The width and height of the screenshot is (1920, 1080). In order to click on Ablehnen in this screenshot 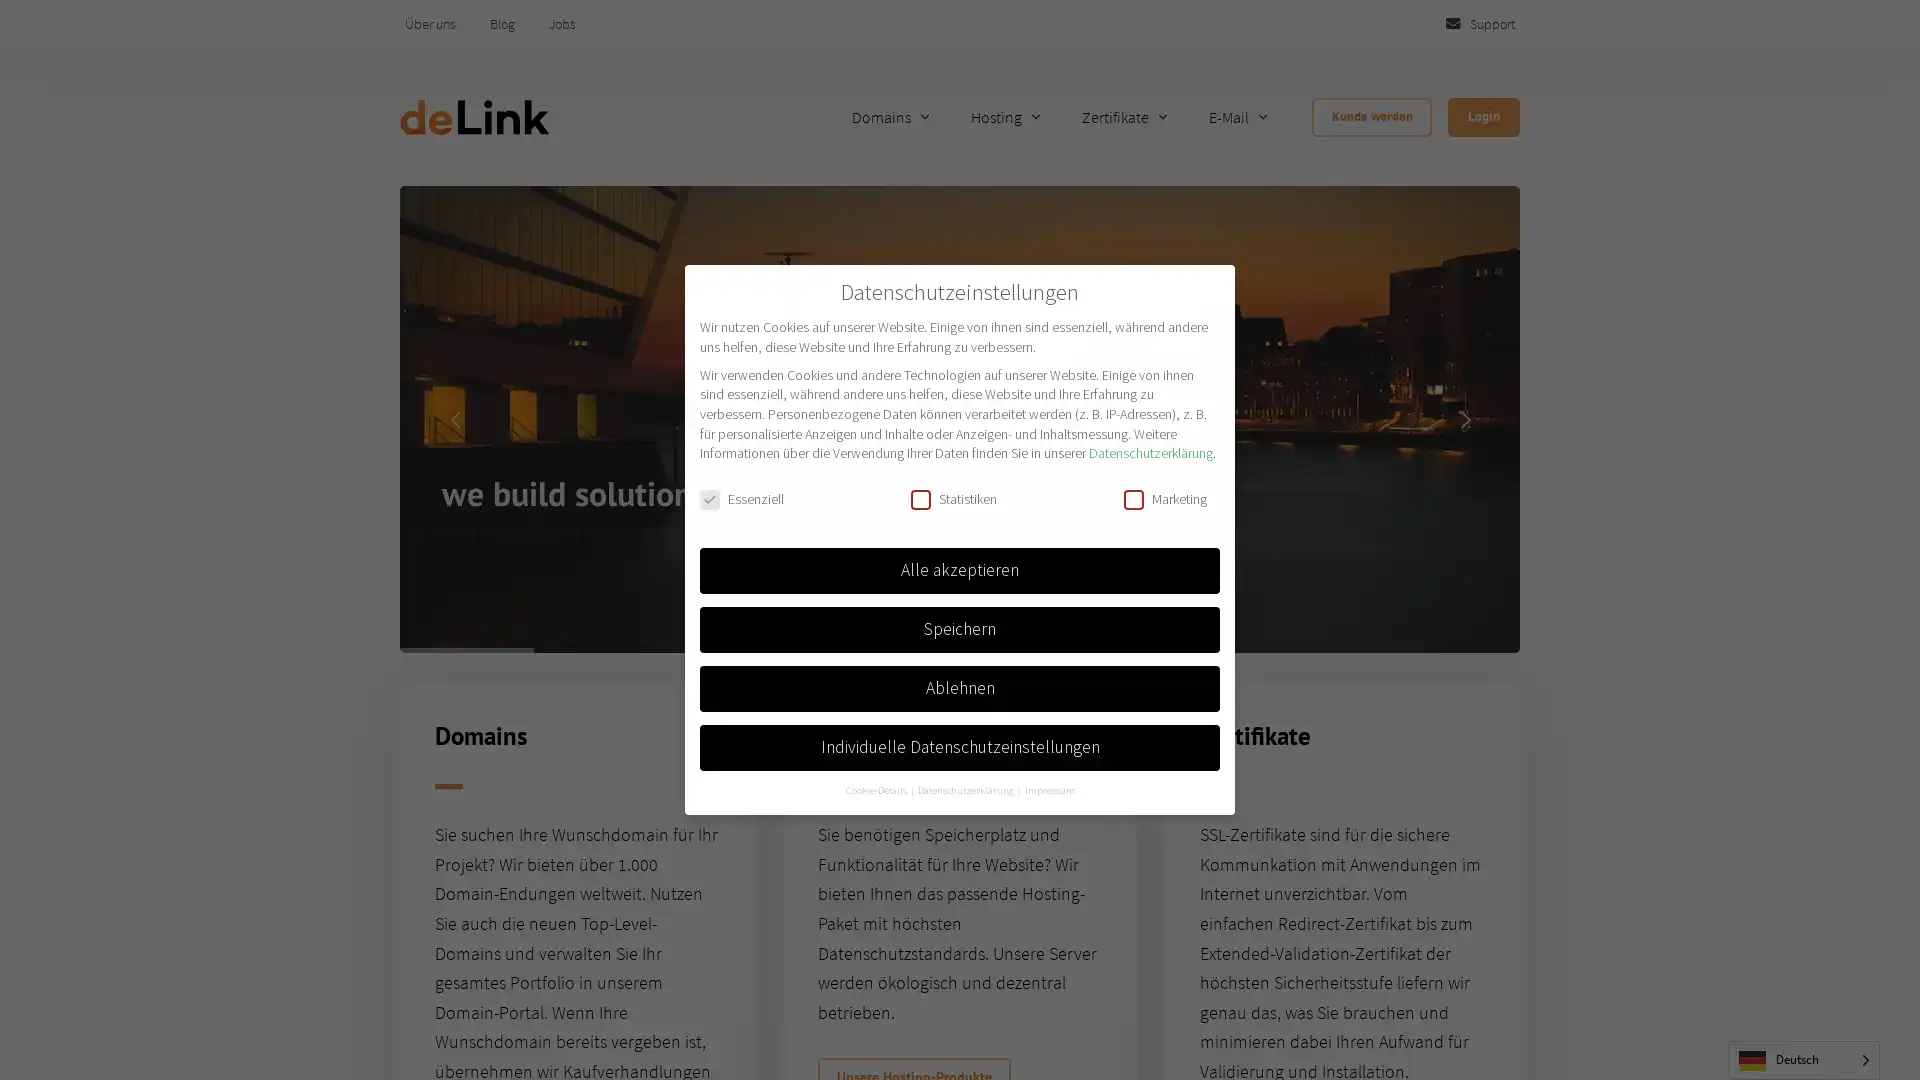, I will do `click(984, 1029)`.